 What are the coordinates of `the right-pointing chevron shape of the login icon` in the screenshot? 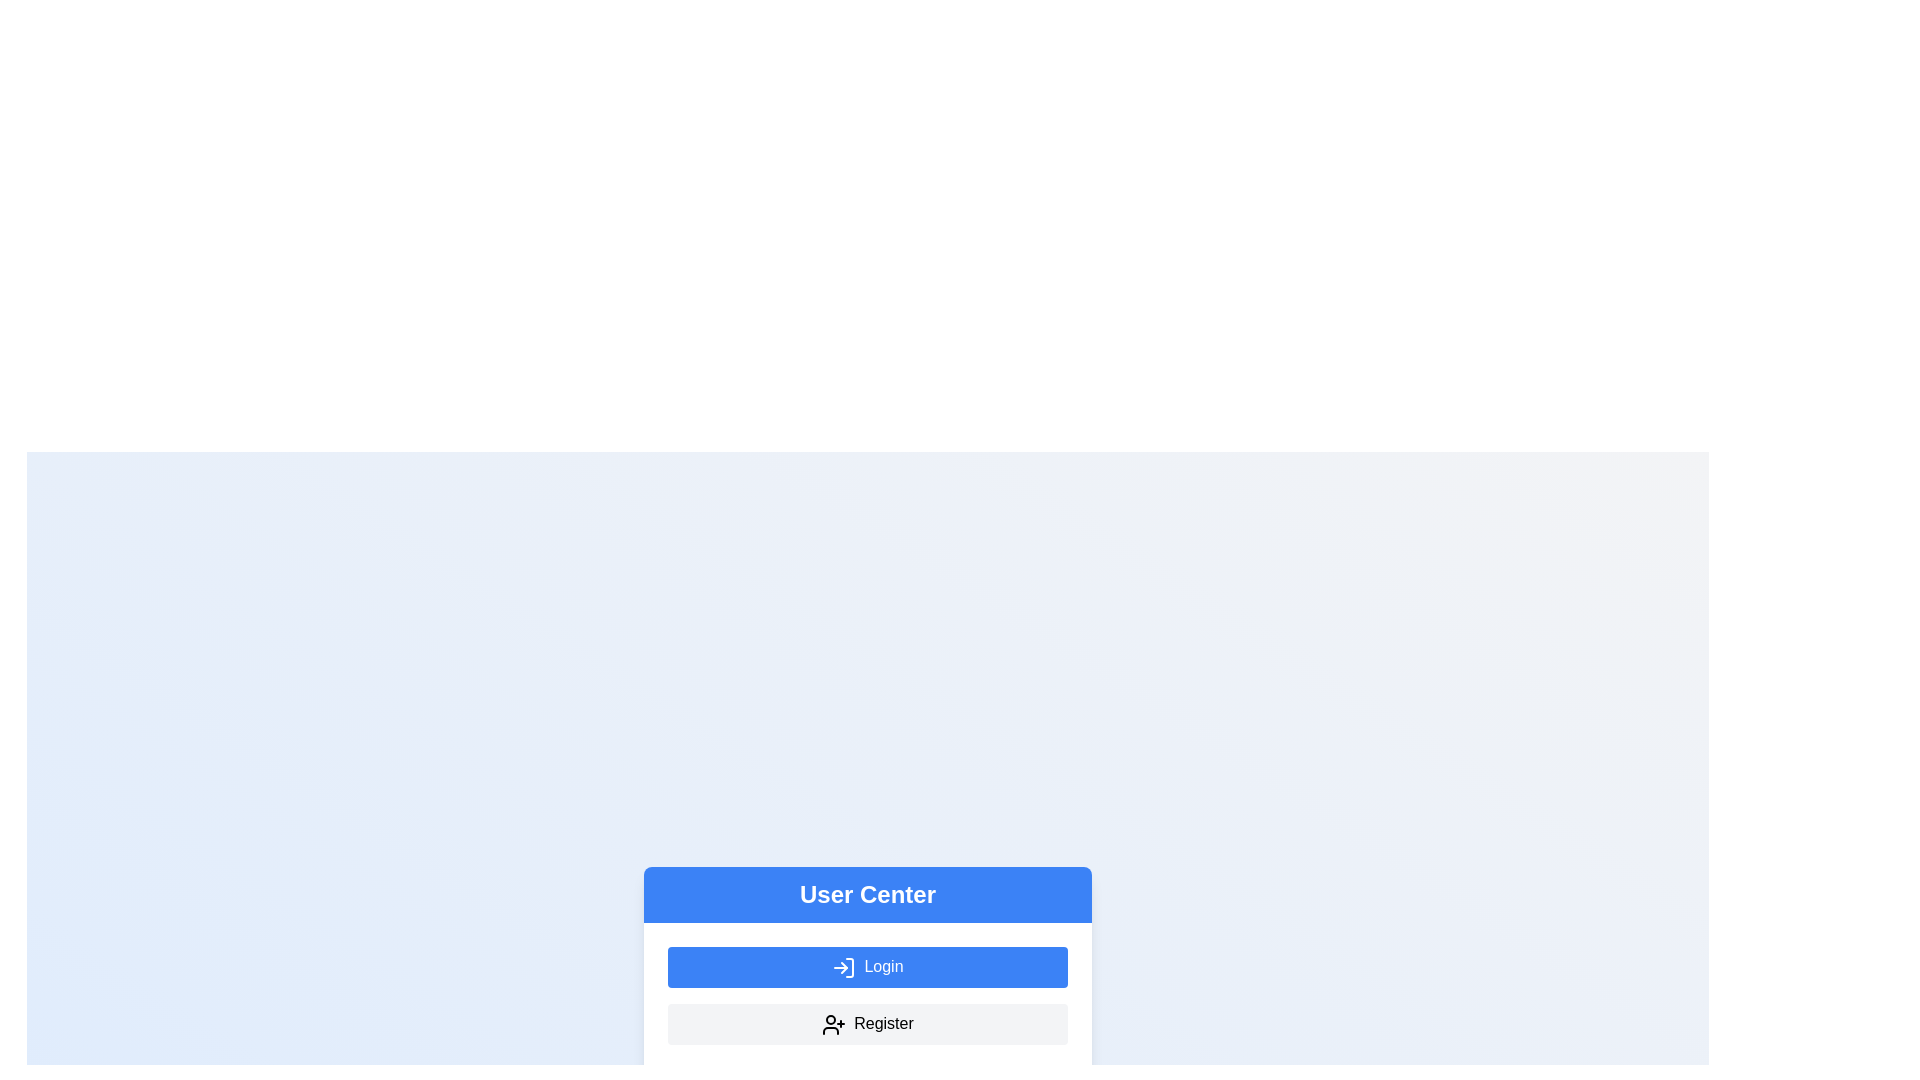 It's located at (844, 967).